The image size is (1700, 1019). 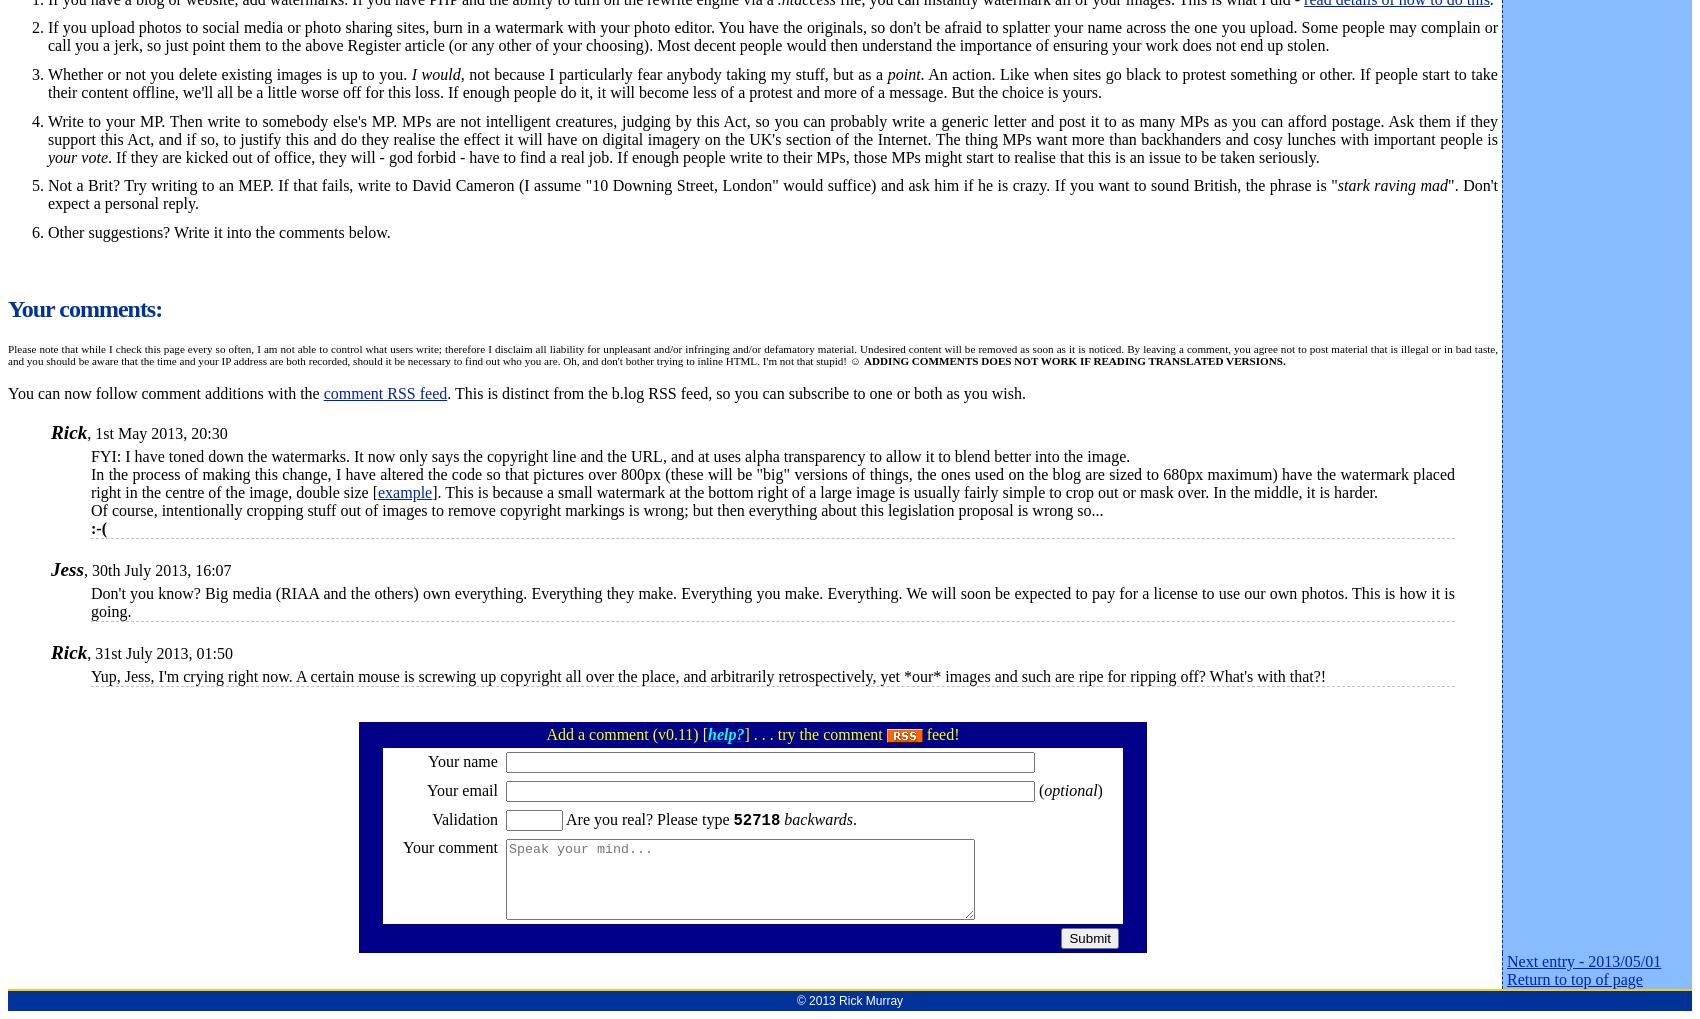 What do you see at coordinates (755, 819) in the screenshot?
I see `'52718'` at bounding box center [755, 819].